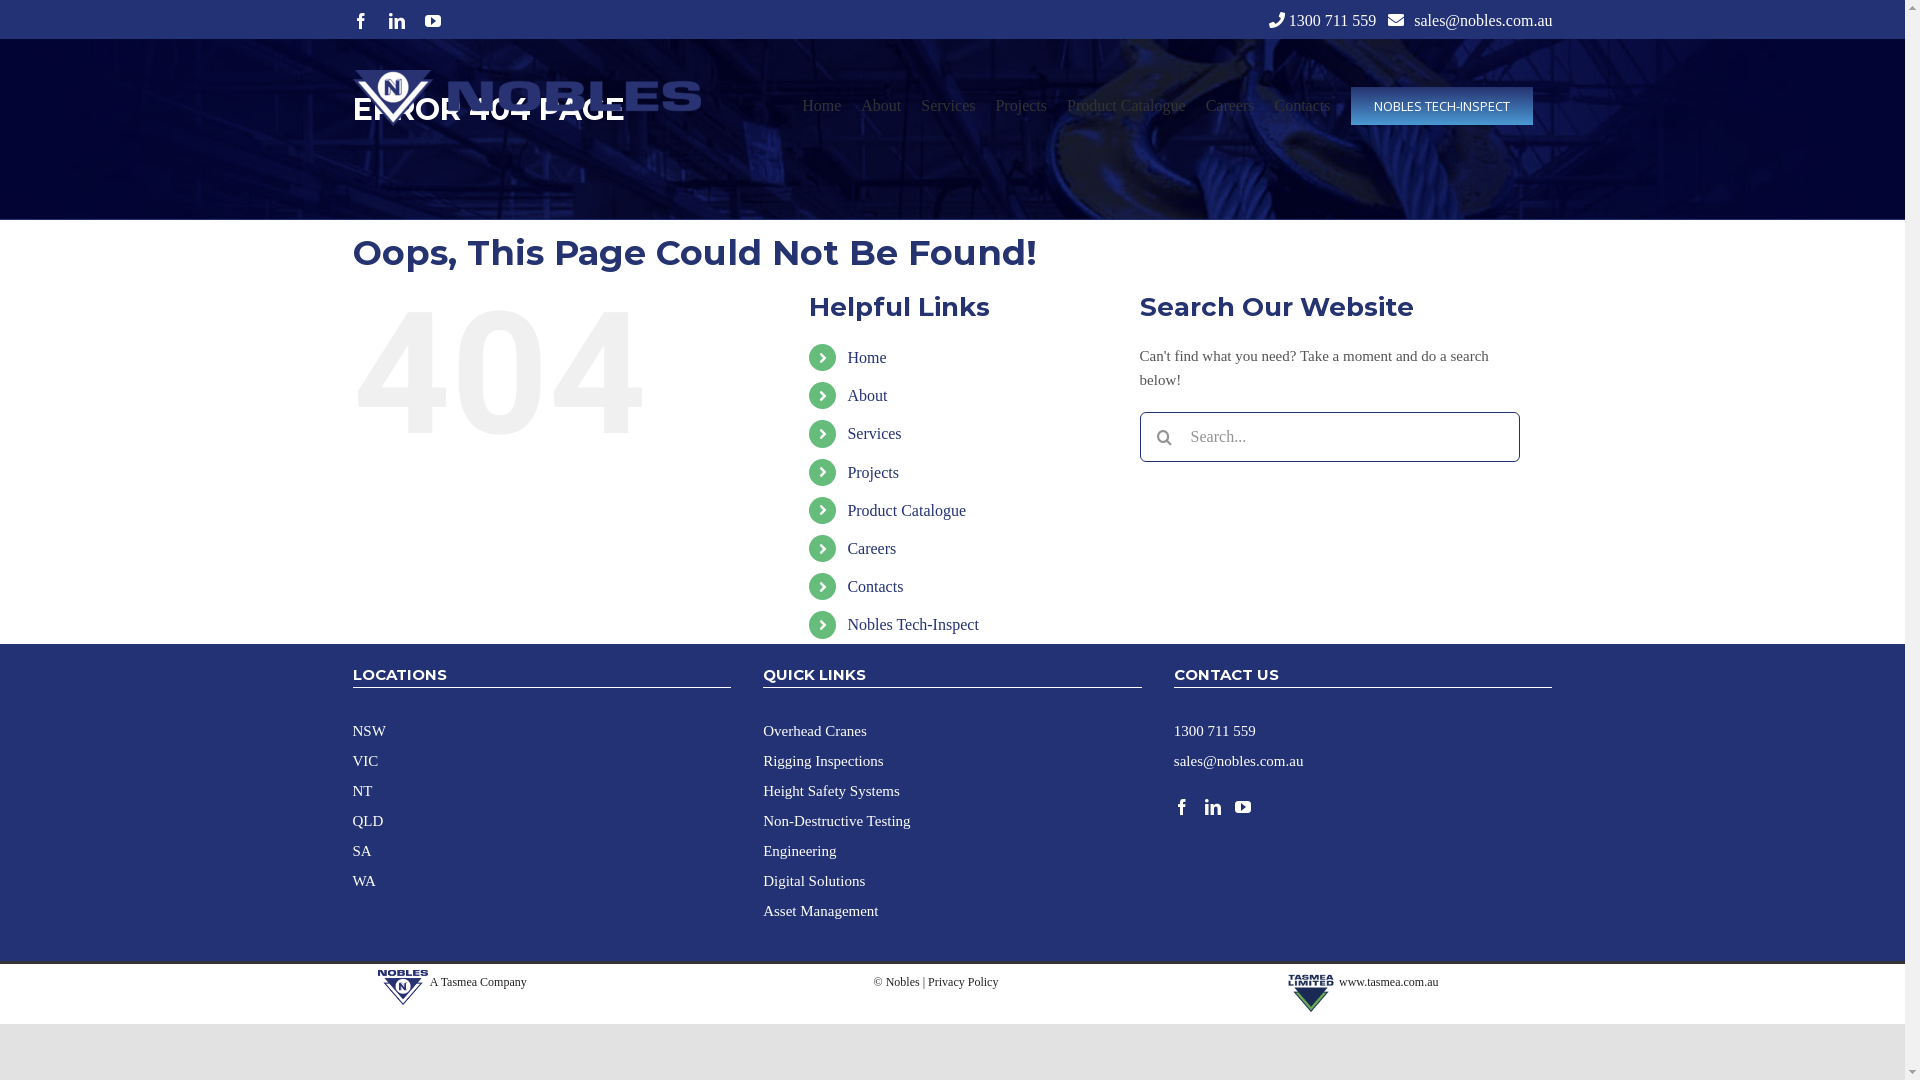 Image resolution: width=1920 pixels, height=1080 pixels. What do you see at coordinates (836, 820) in the screenshot?
I see `'Non-Destructive Testing'` at bounding box center [836, 820].